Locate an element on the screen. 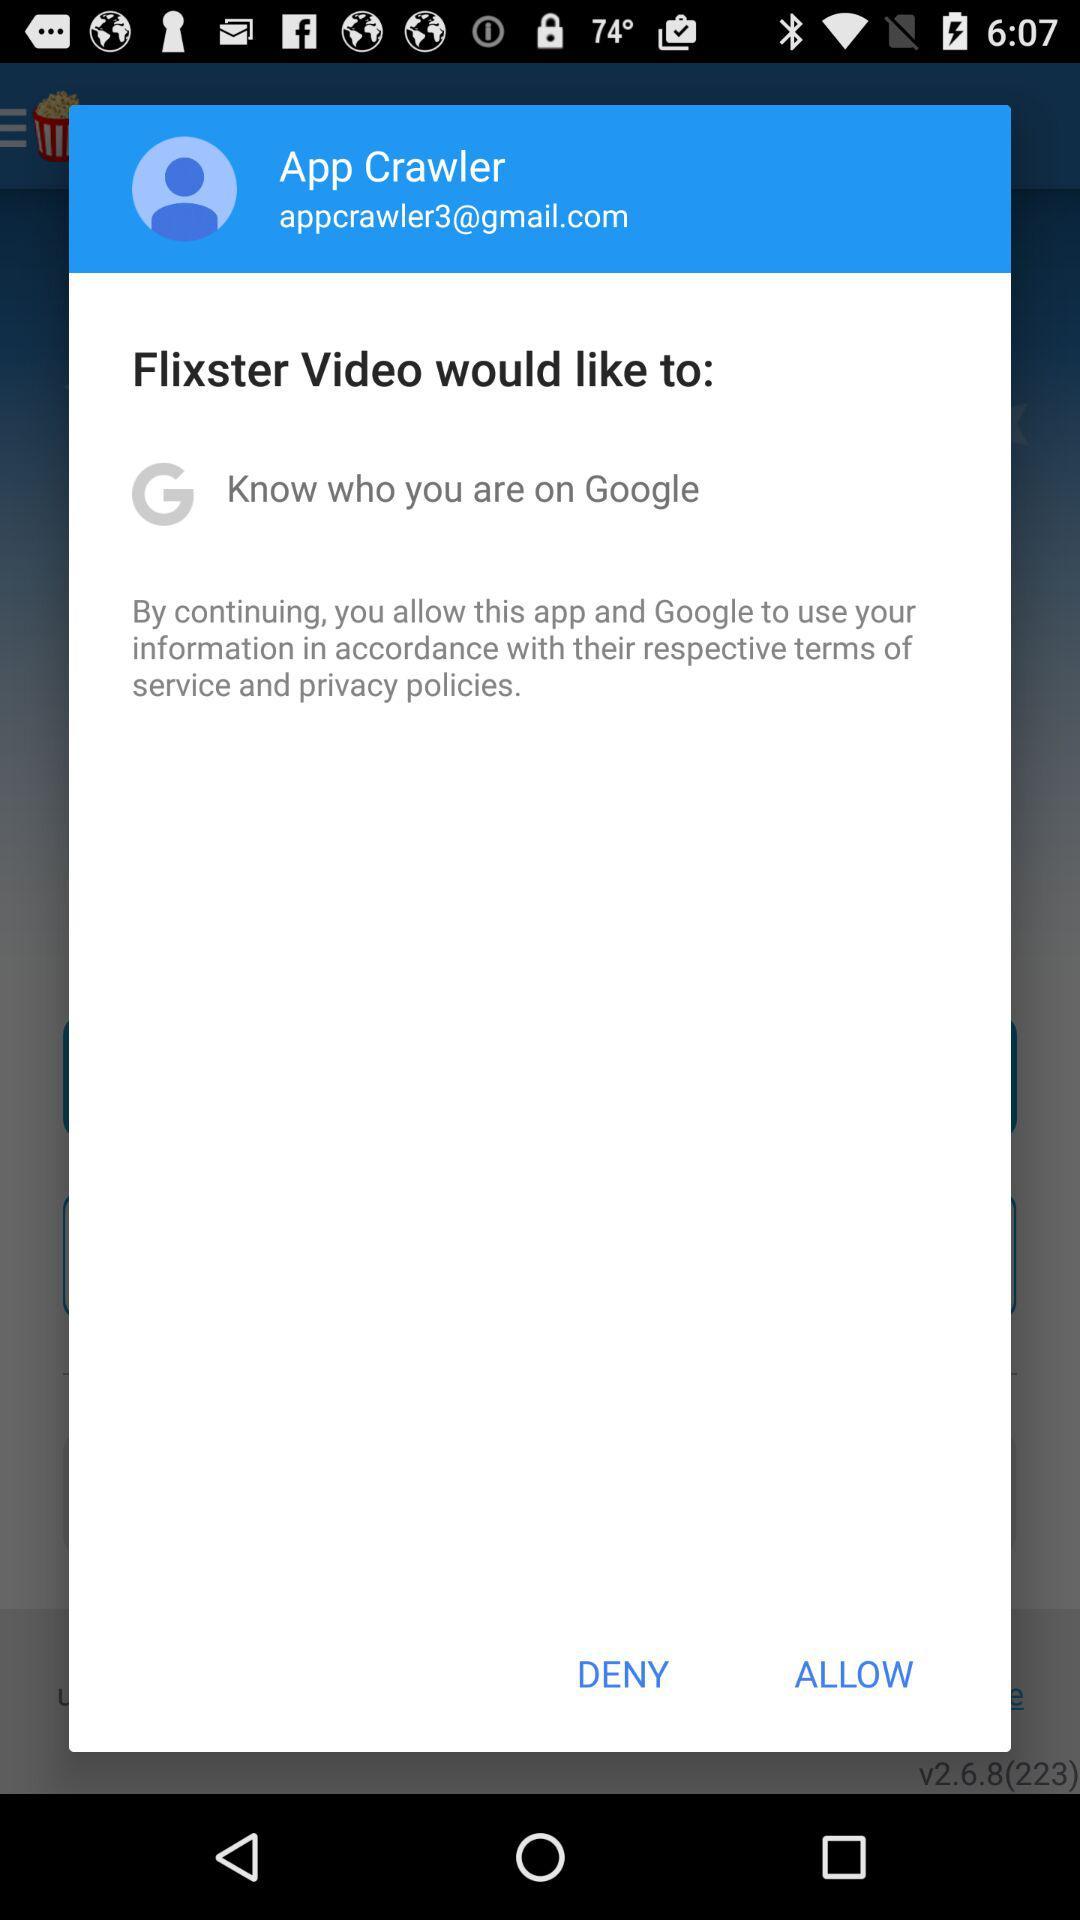  the app crawler is located at coordinates (392, 164).